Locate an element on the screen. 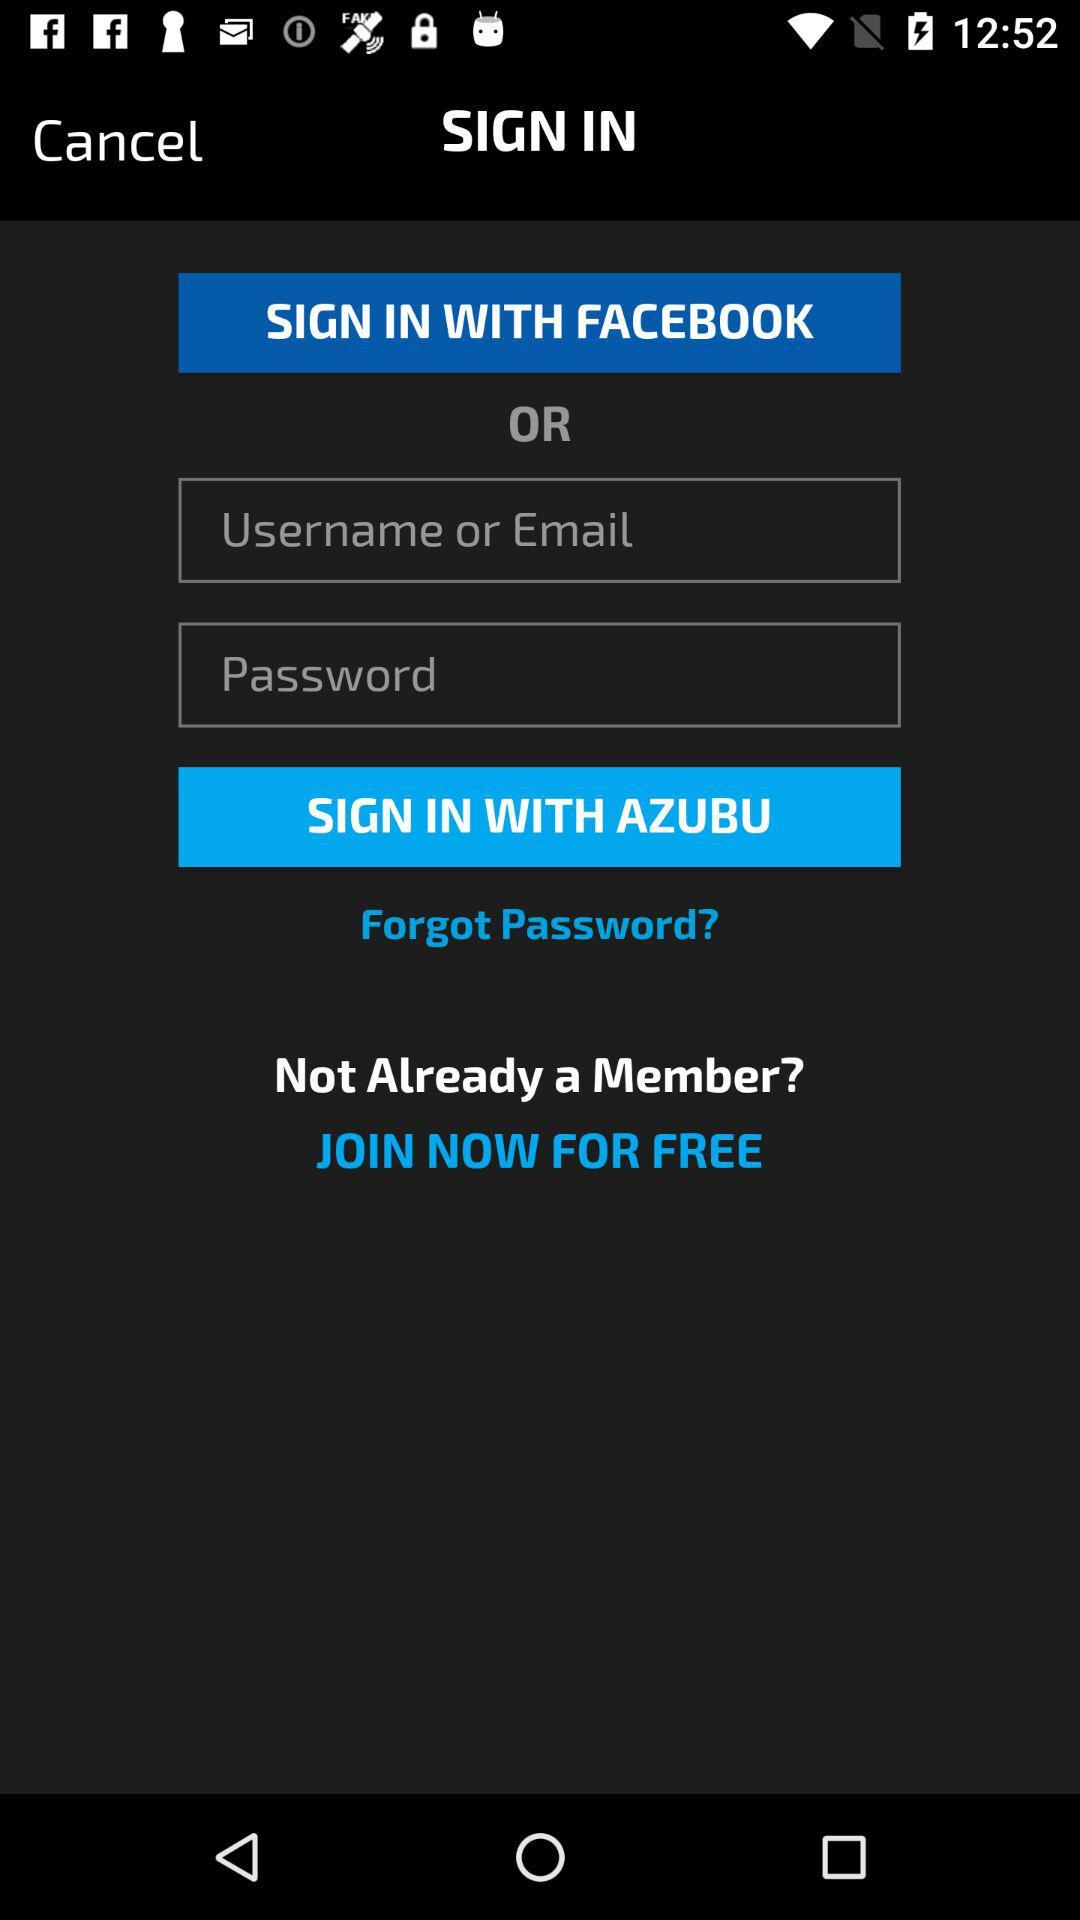  icon at the top left corner is located at coordinates (117, 140).